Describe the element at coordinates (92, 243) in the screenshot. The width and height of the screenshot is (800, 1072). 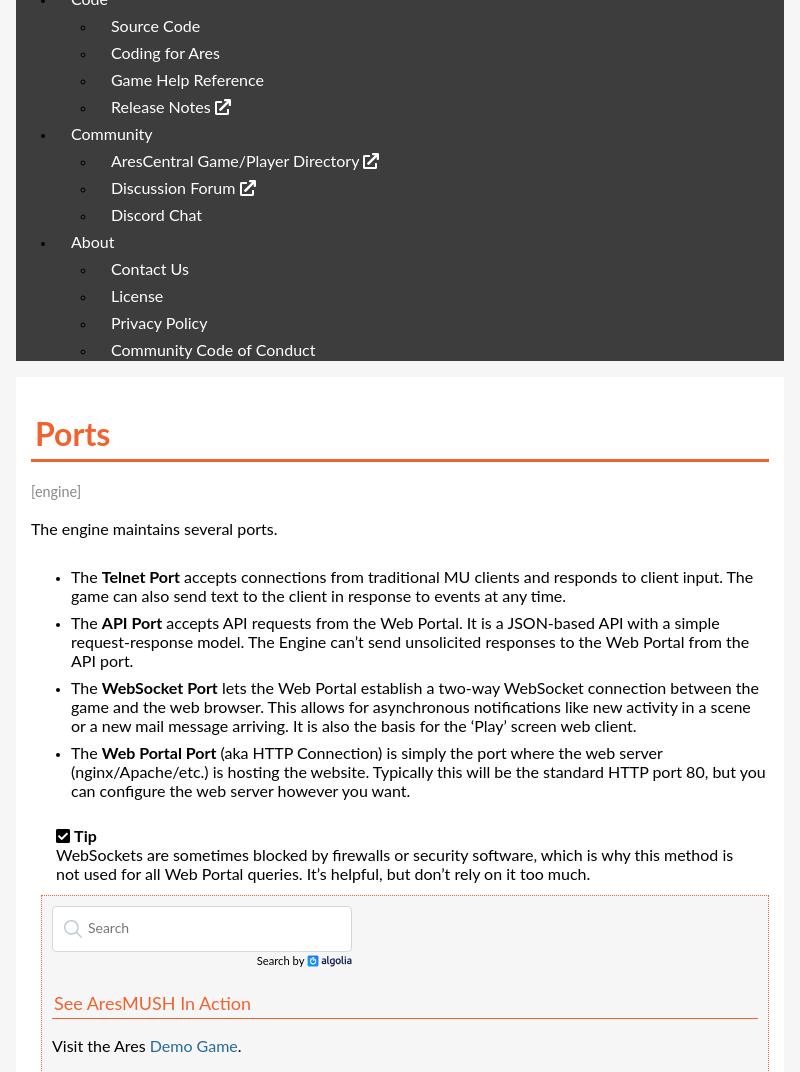
I see `'About'` at that location.